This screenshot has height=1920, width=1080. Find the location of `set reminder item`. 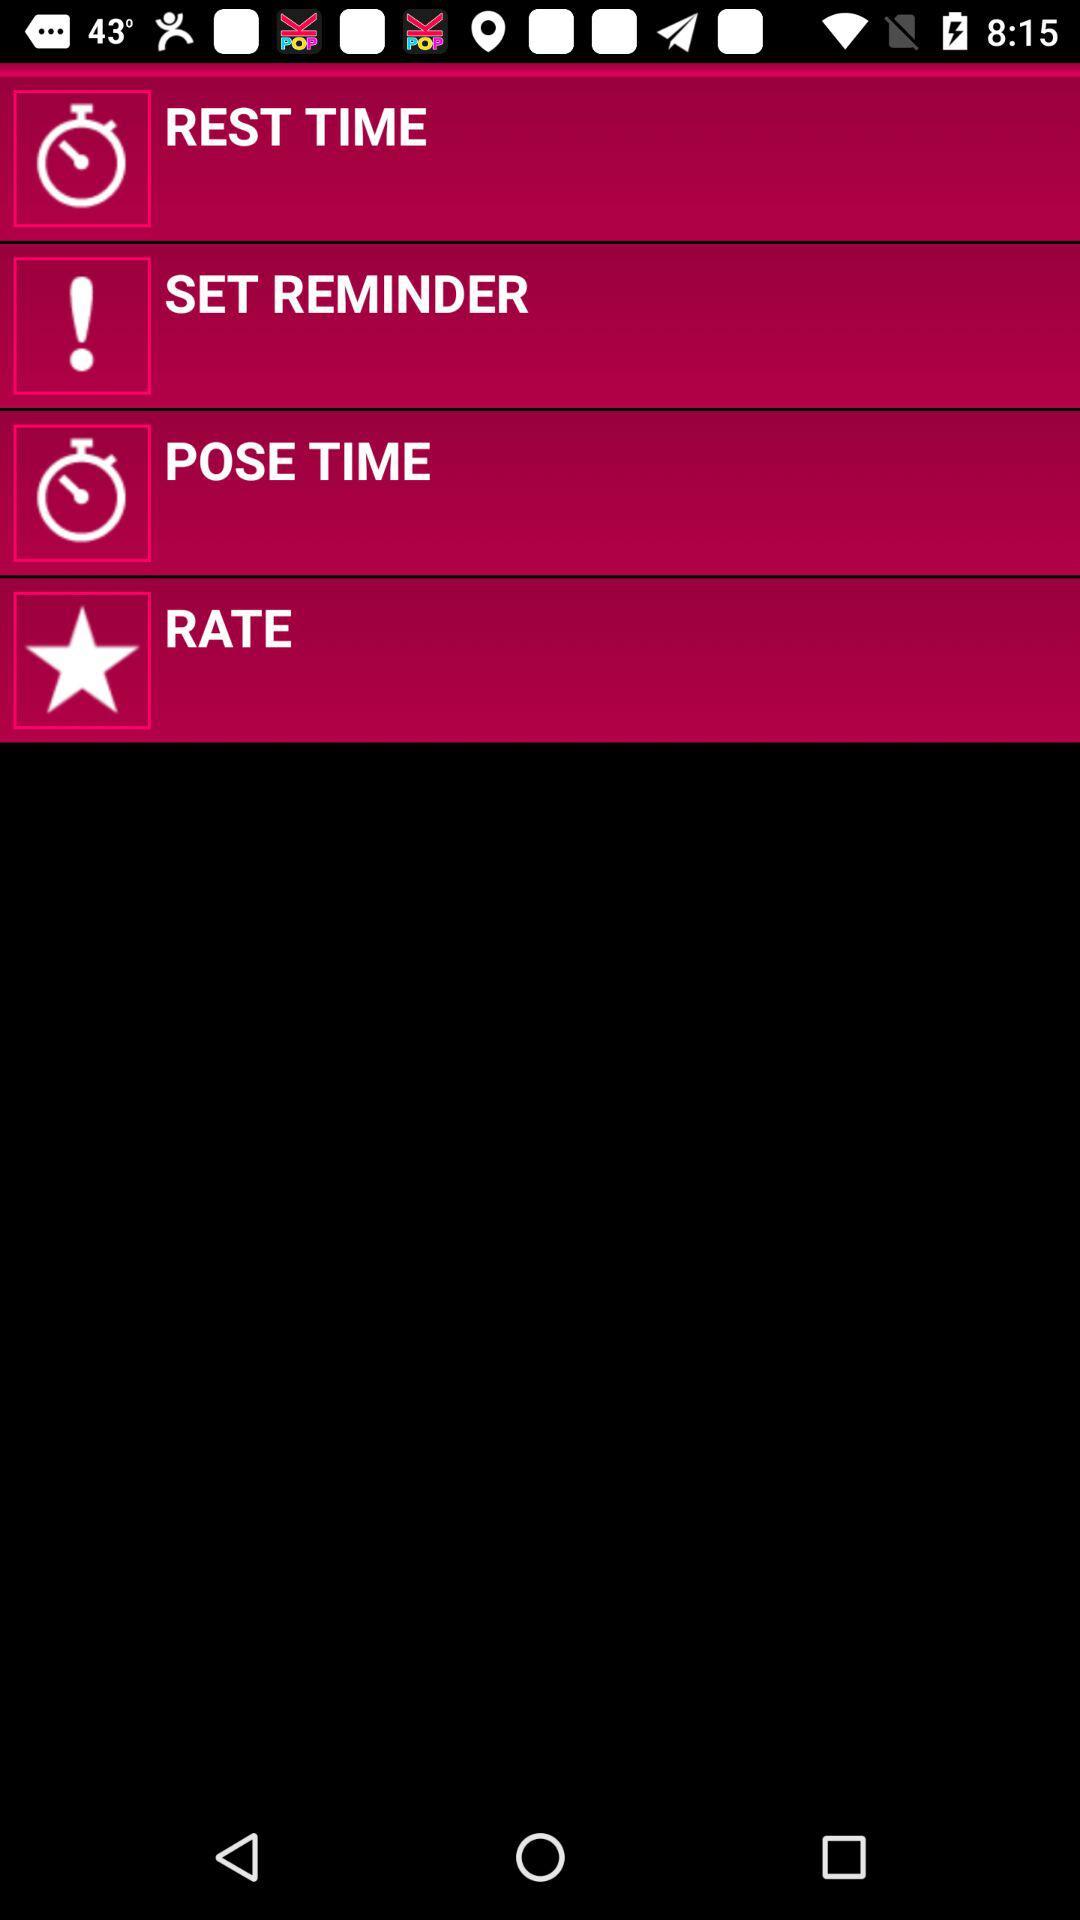

set reminder item is located at coordinates (345, 291).